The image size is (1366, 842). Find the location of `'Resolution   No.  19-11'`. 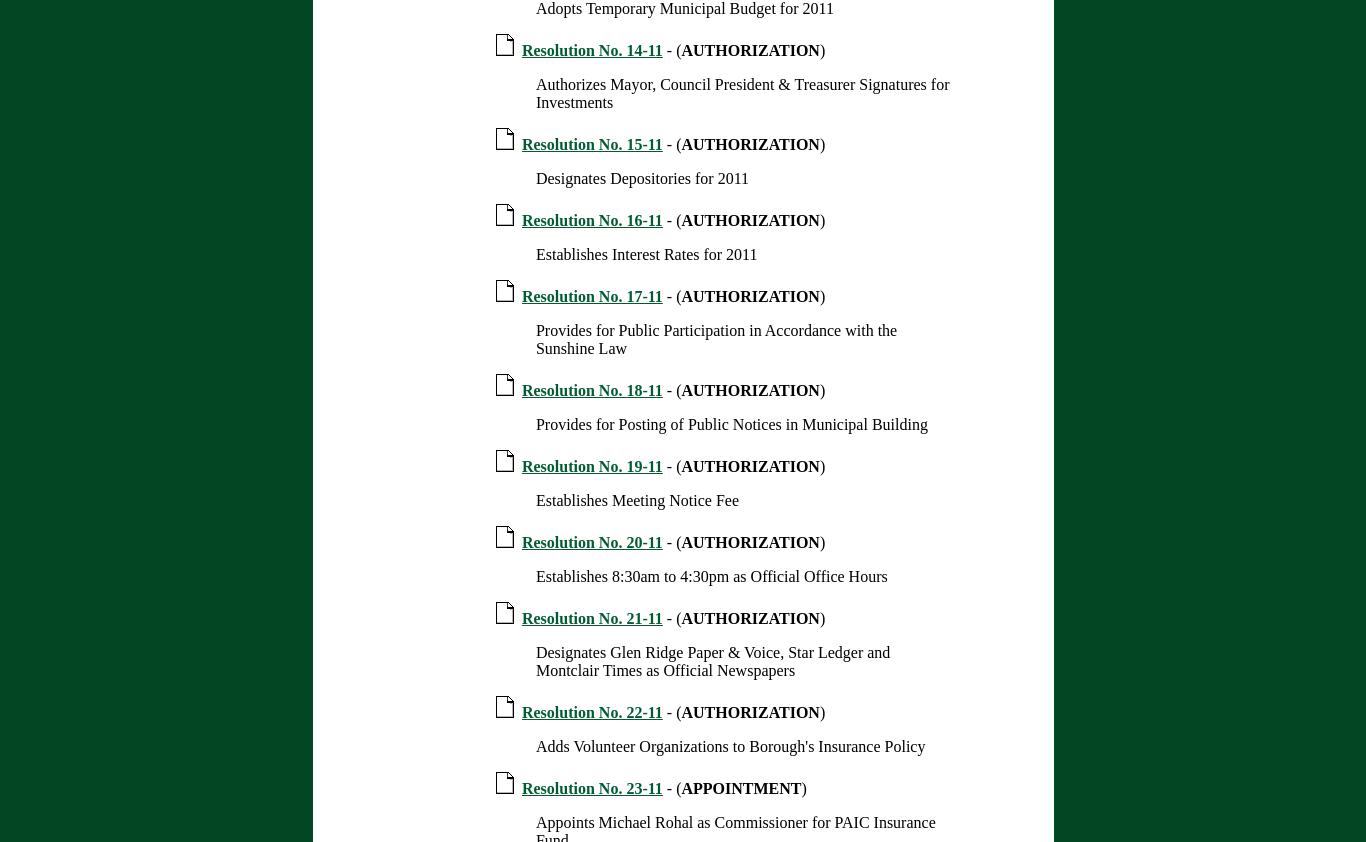

'Resolution   No.  19-11' is located at coordinates (590, 465).